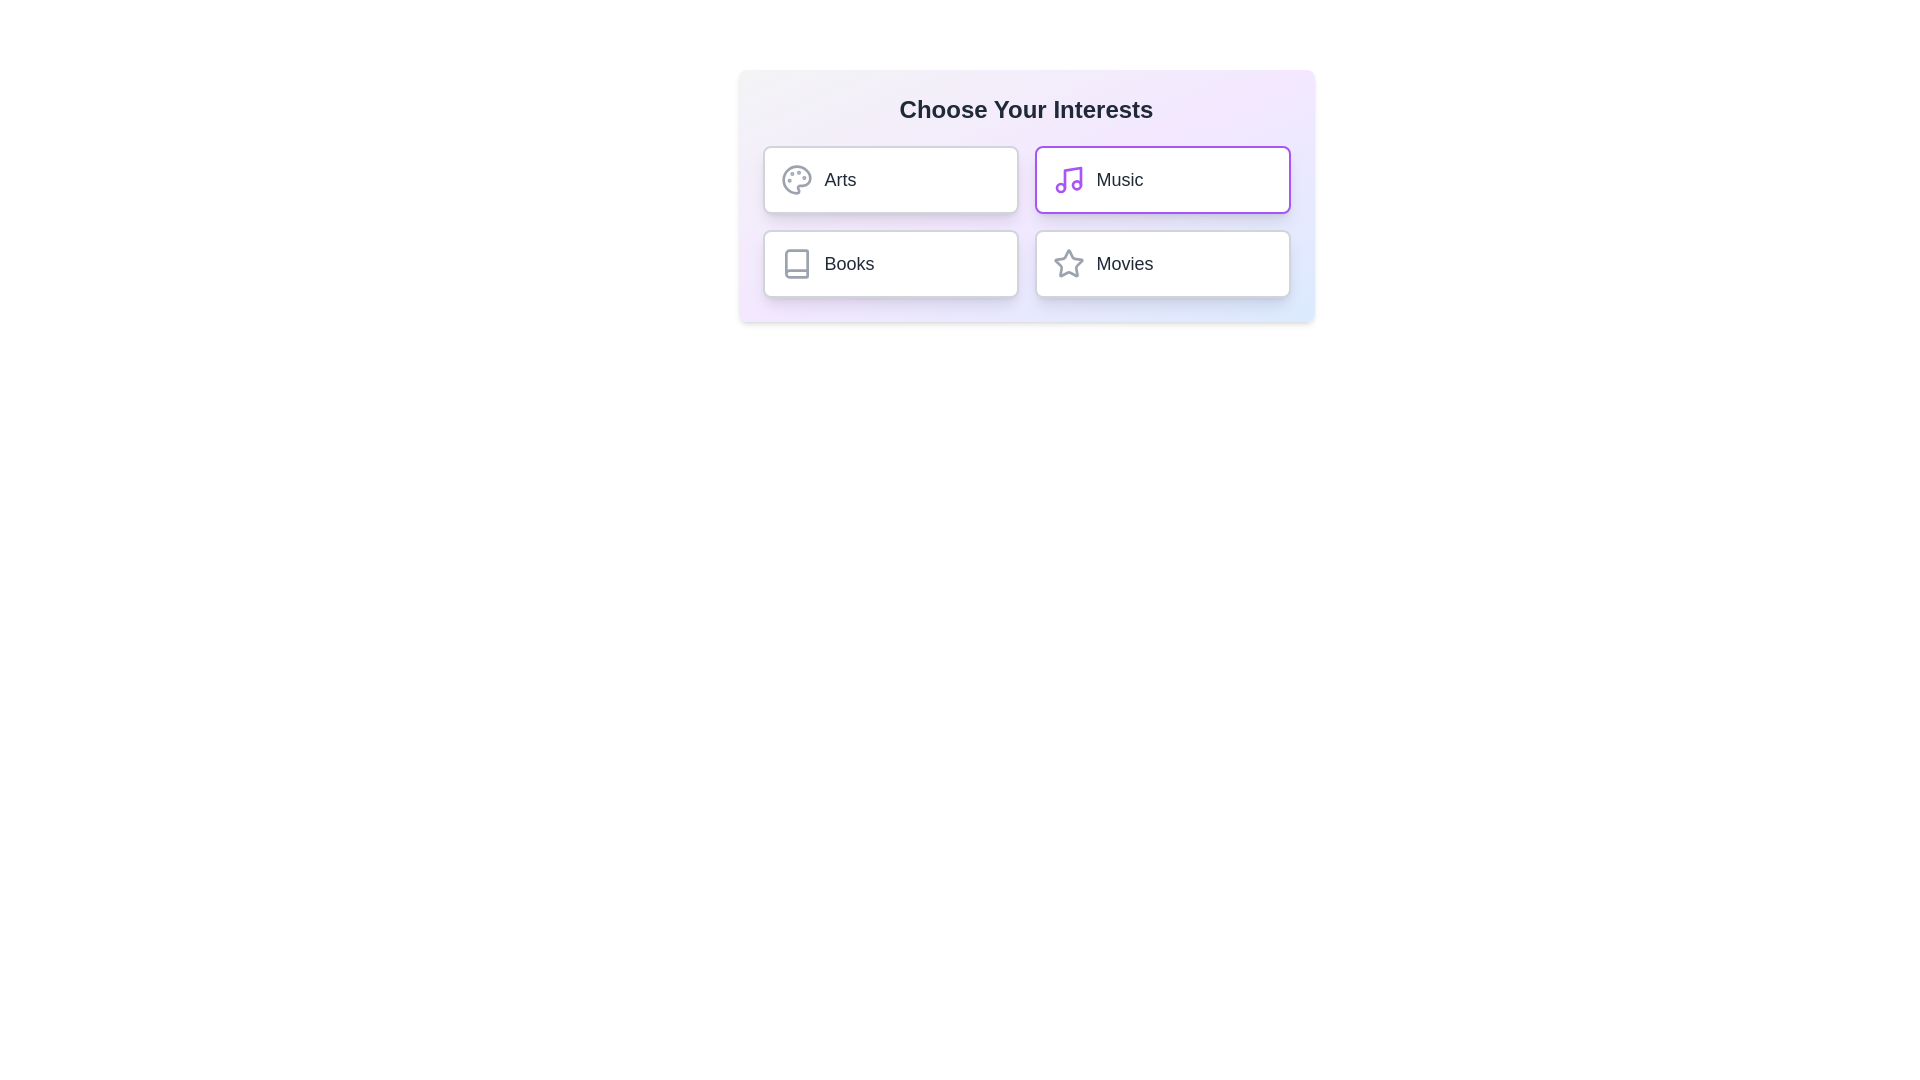 The height and width of the screenshot is (1080, 1920). What do you see at coordinates (1162, 262) in the screenshot?
I see `the chip labeled Movies to observe its hover effect` at bounding box center [1162, 262].